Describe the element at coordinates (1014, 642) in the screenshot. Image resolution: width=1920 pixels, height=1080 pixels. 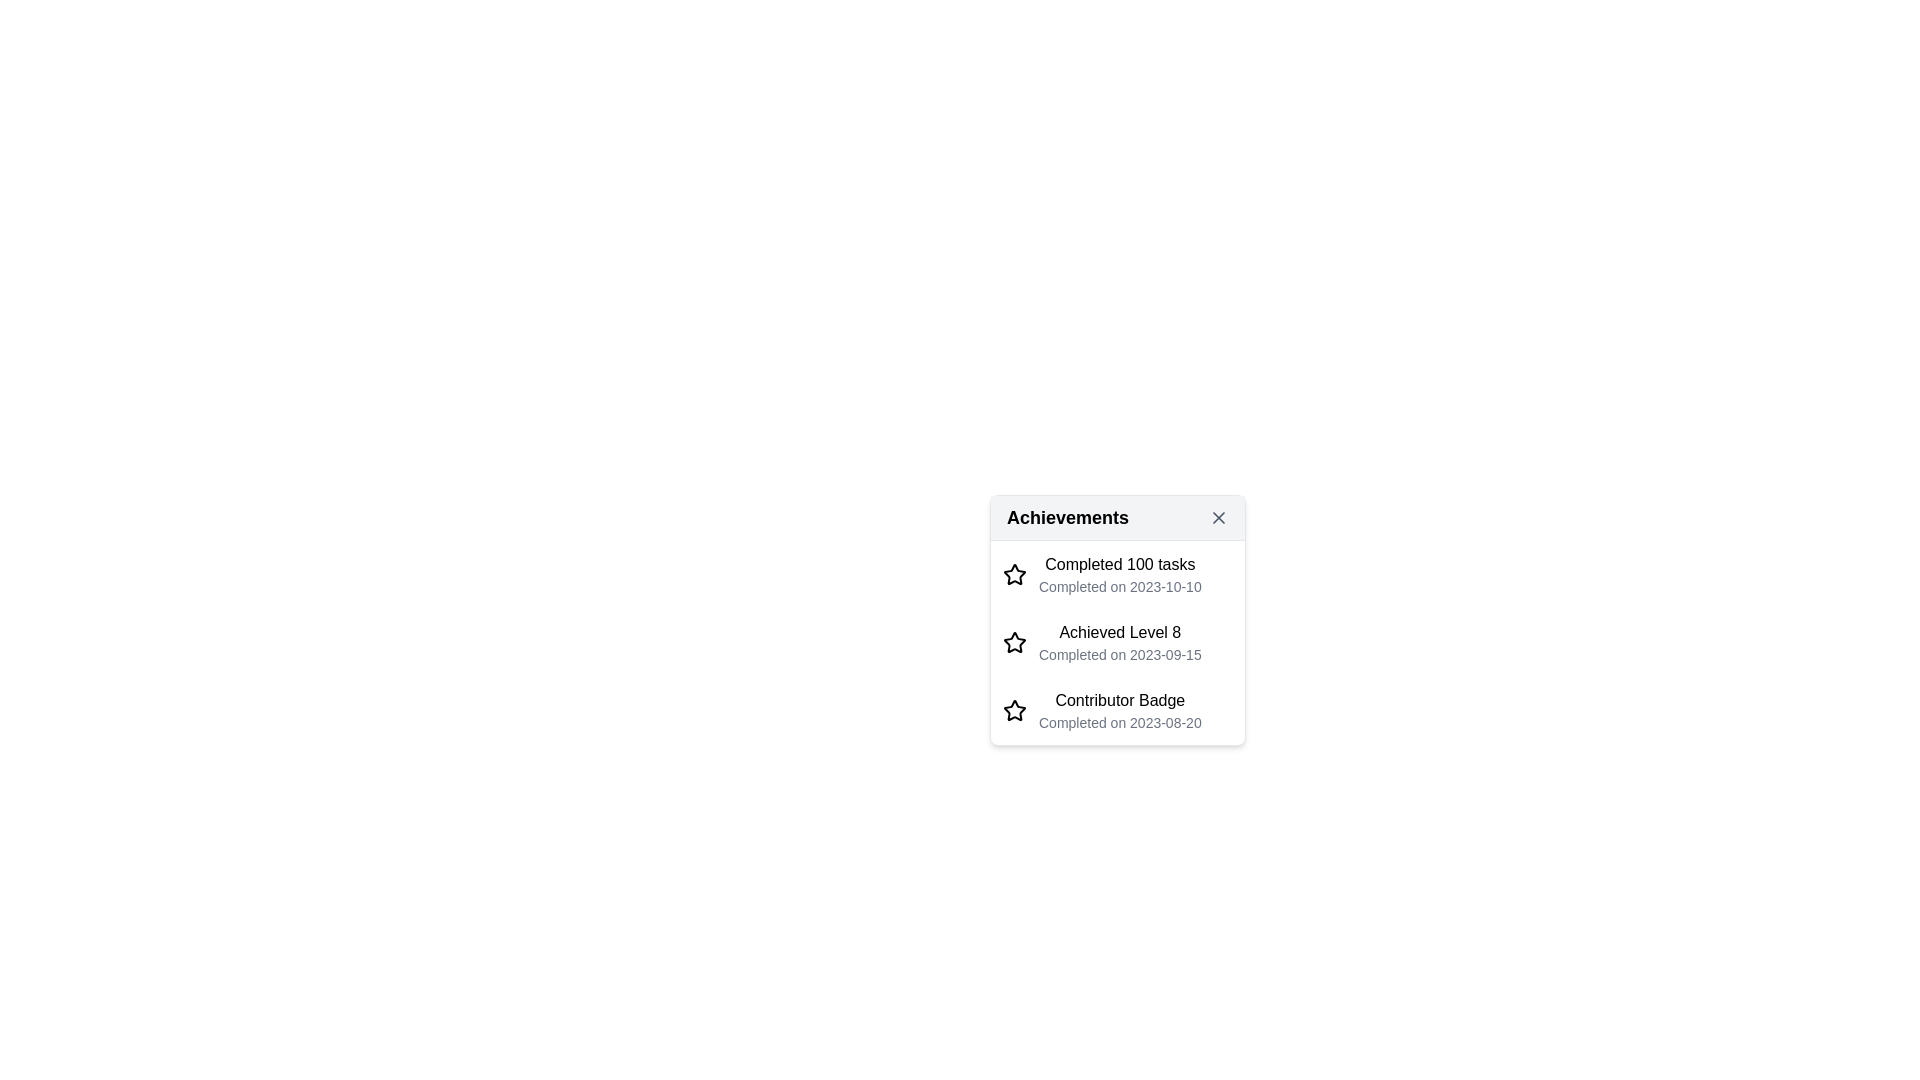
I see `the achievement icon representing 'Level 8' located near the left edge of the 'Achieved Level 8' section` at that location.